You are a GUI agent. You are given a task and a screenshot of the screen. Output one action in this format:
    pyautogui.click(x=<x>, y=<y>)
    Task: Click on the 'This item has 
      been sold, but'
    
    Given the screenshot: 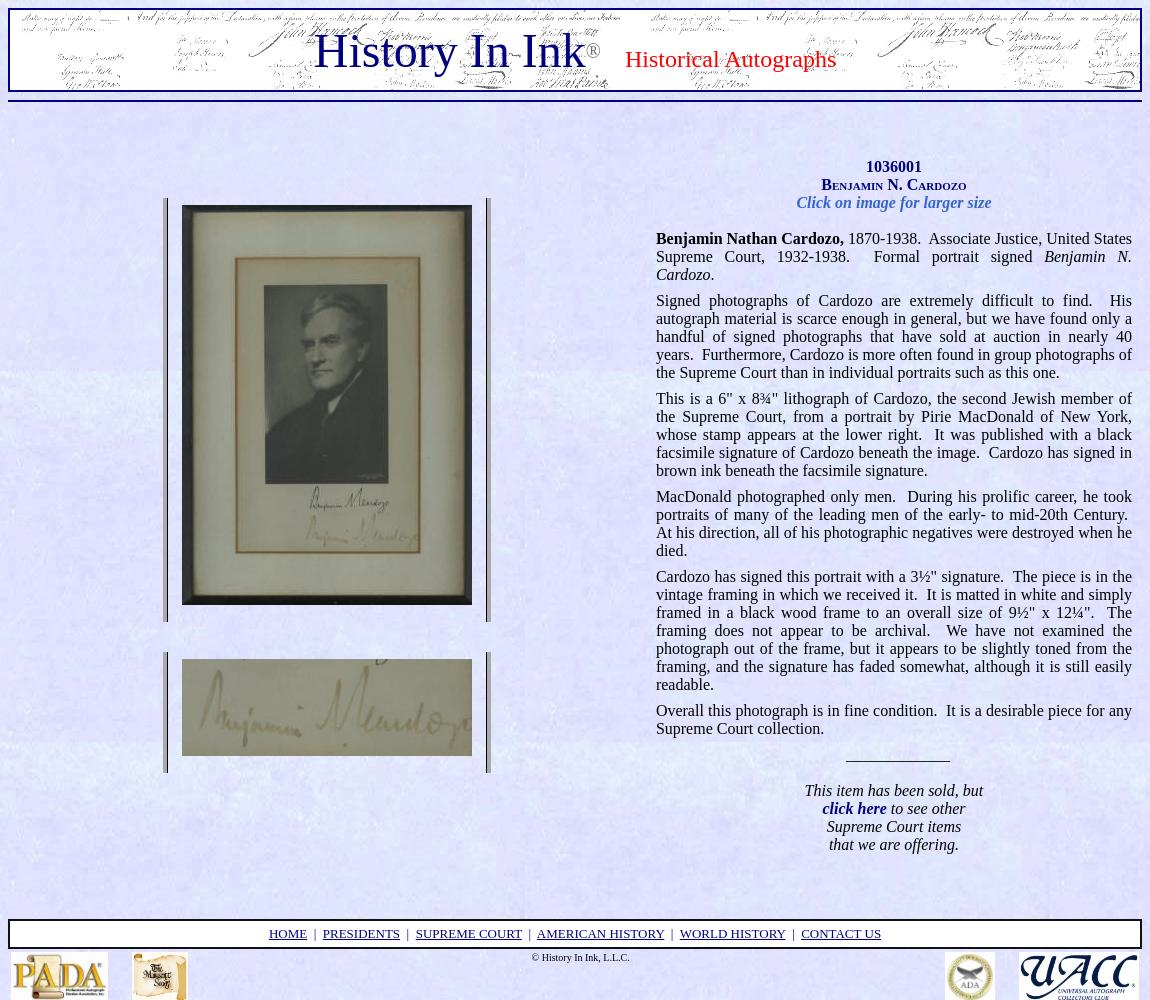 What is the action you would take?
    pyautogui.click(x=893, y=789)
    